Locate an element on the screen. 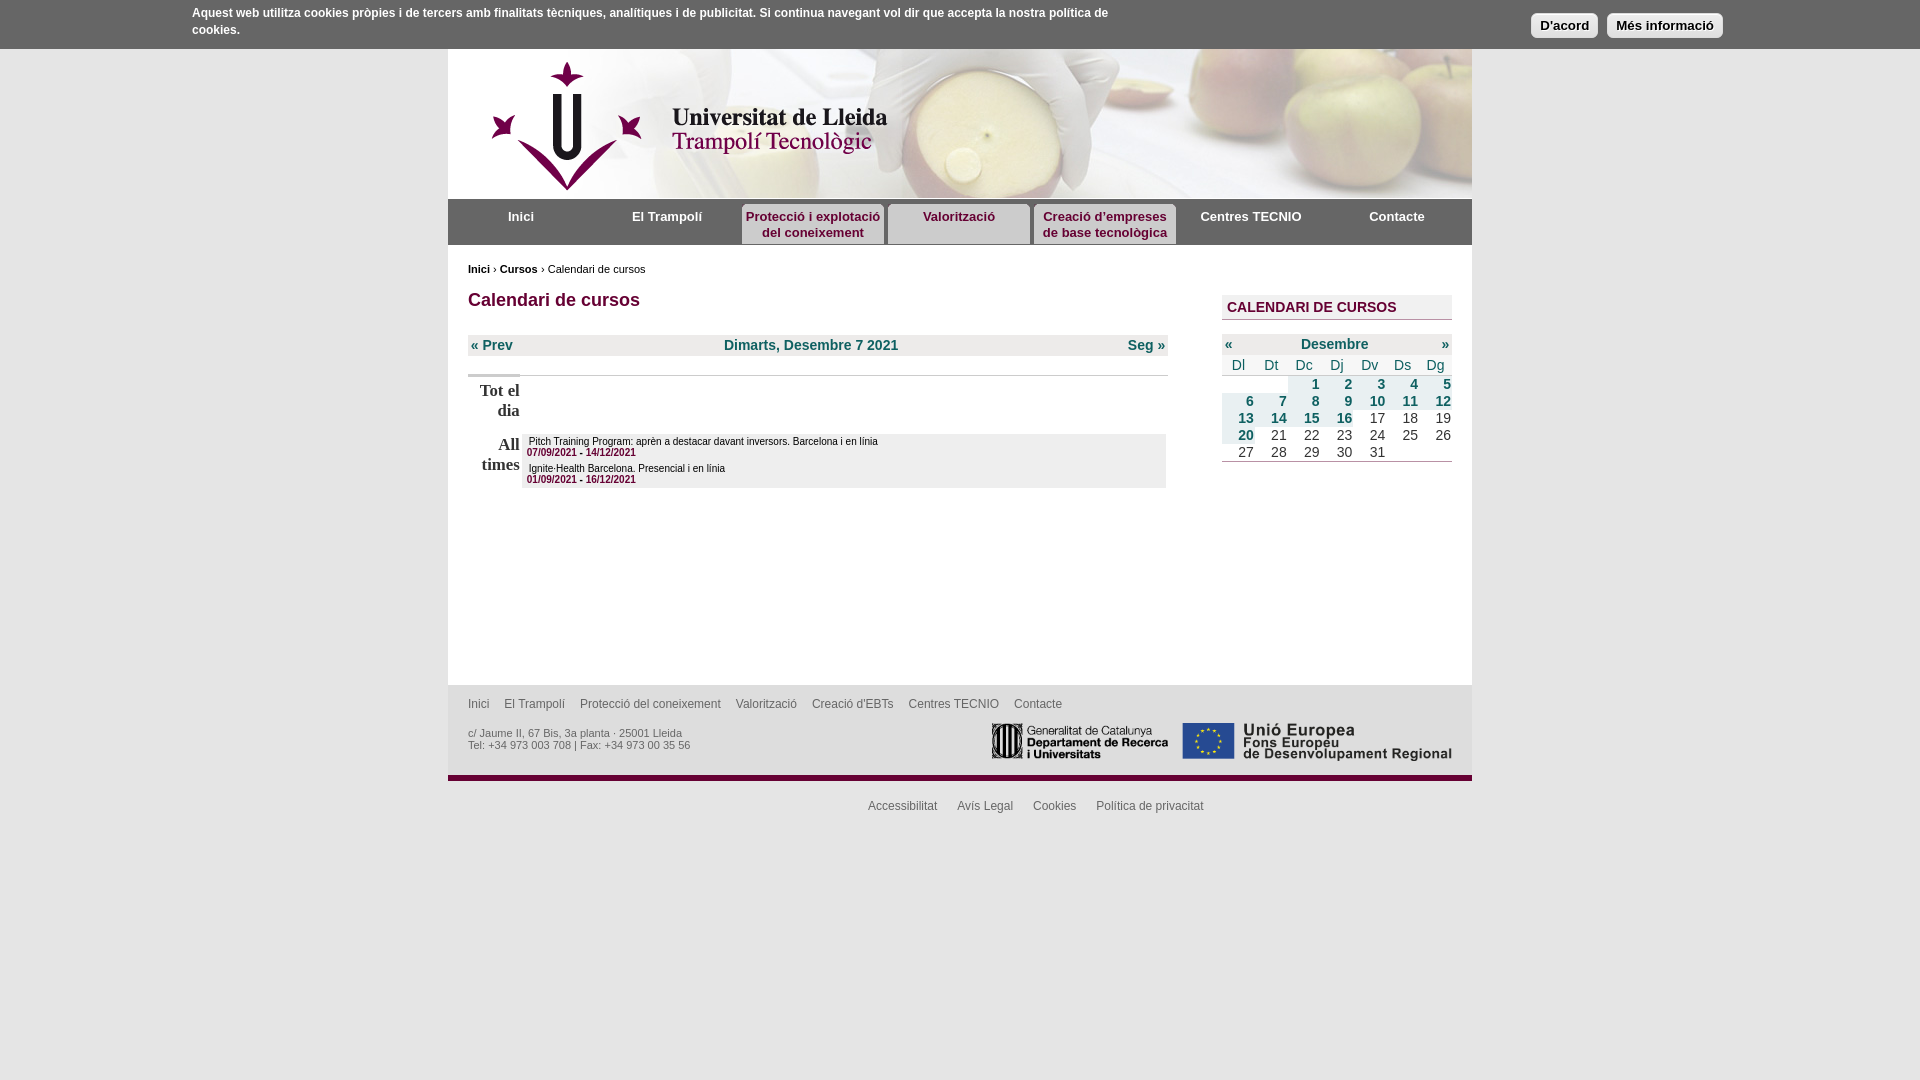  'Desembre' is located at coordinates (1334, 342).